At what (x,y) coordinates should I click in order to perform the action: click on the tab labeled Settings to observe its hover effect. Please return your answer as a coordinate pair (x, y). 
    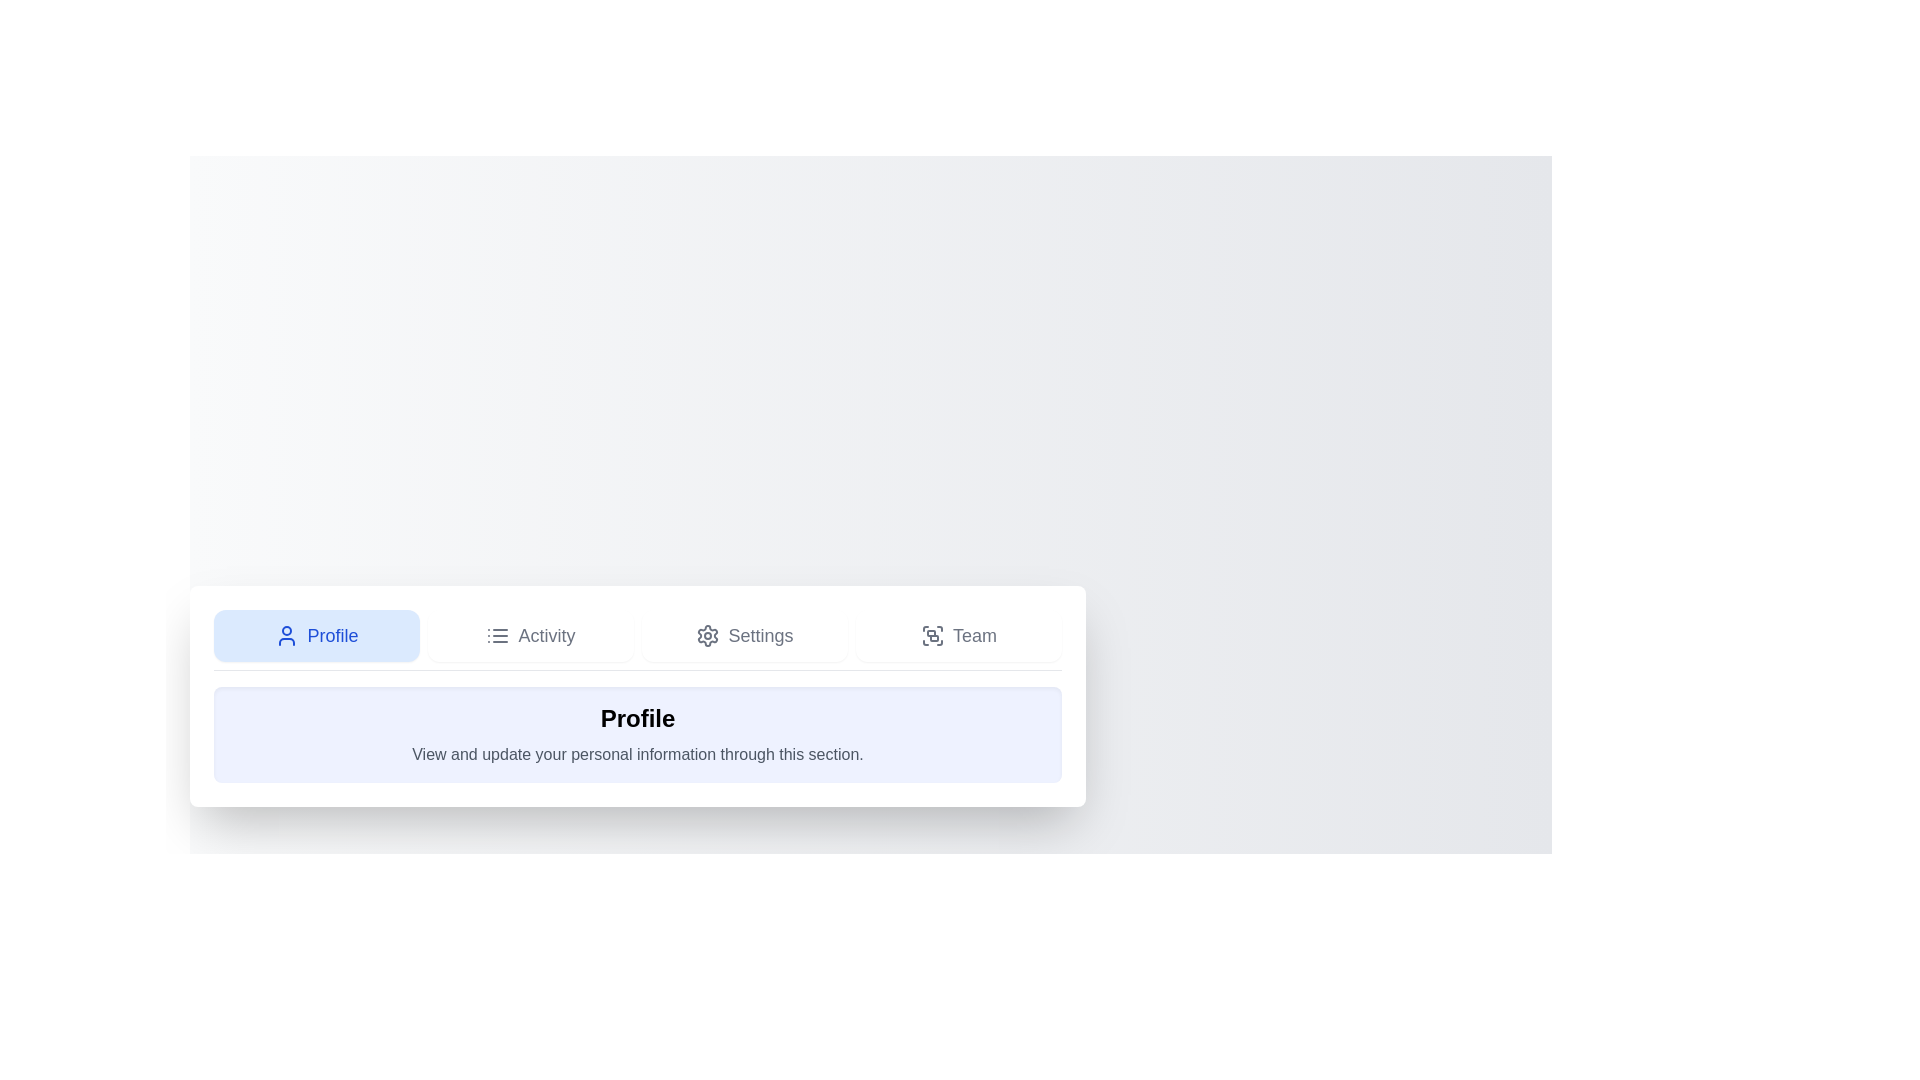
    Looking at the image, I should click on (743, 635).